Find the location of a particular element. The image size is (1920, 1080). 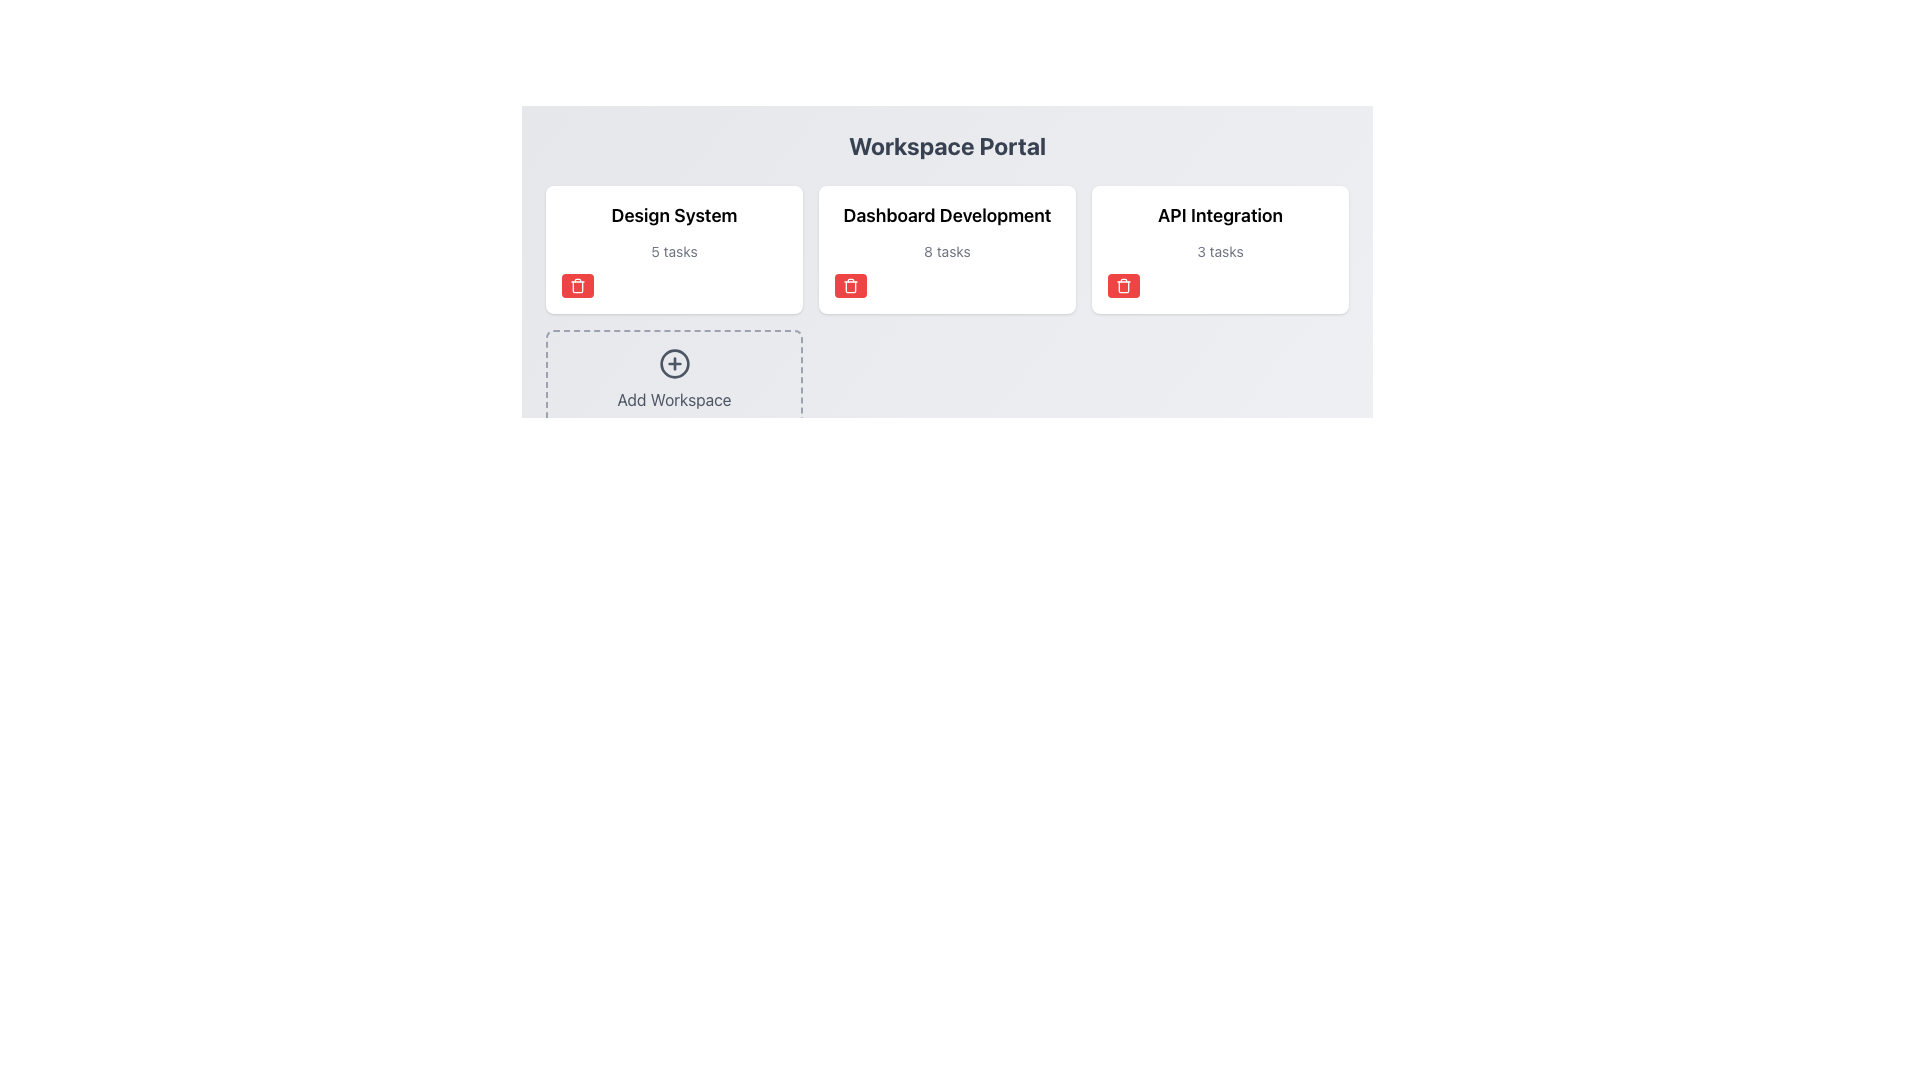

the circular SVG element with a grey border and white interior, which is part of the 'Add Workspace' button located at the bottom-left of the interface is located at coordinates (674, 363).